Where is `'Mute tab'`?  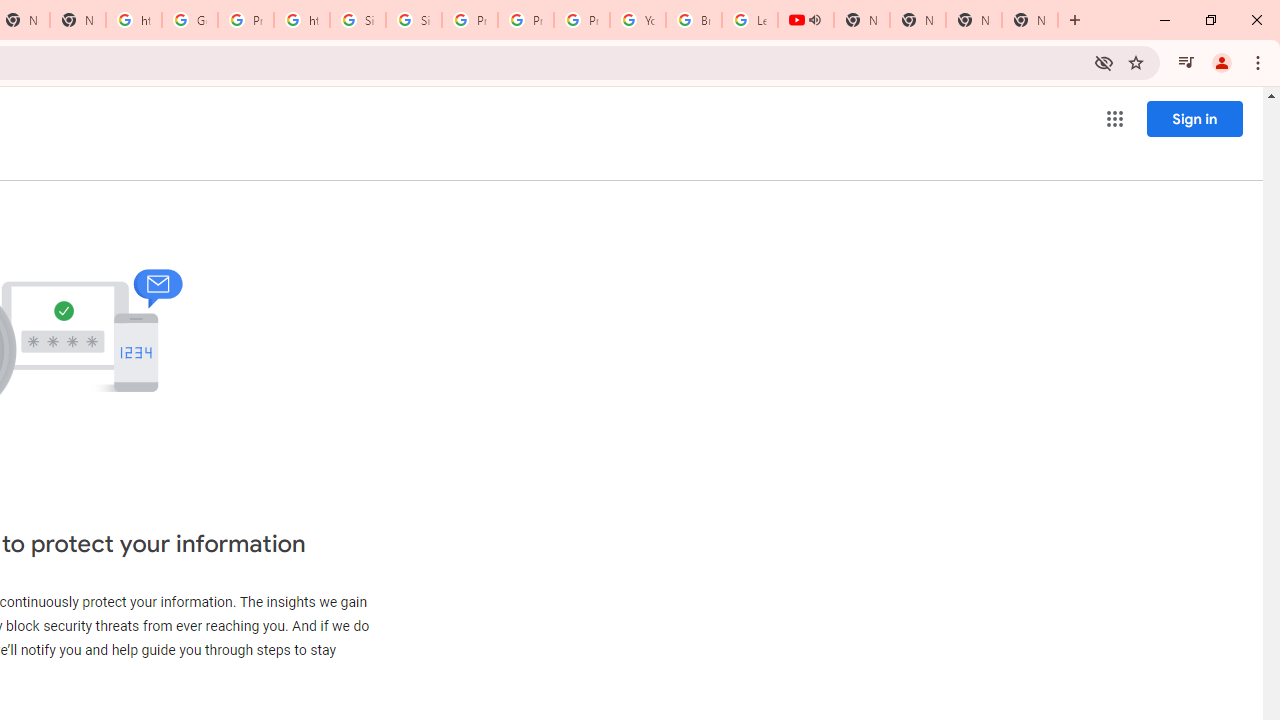 'Mute tab' is located at coordinates (814, 20).